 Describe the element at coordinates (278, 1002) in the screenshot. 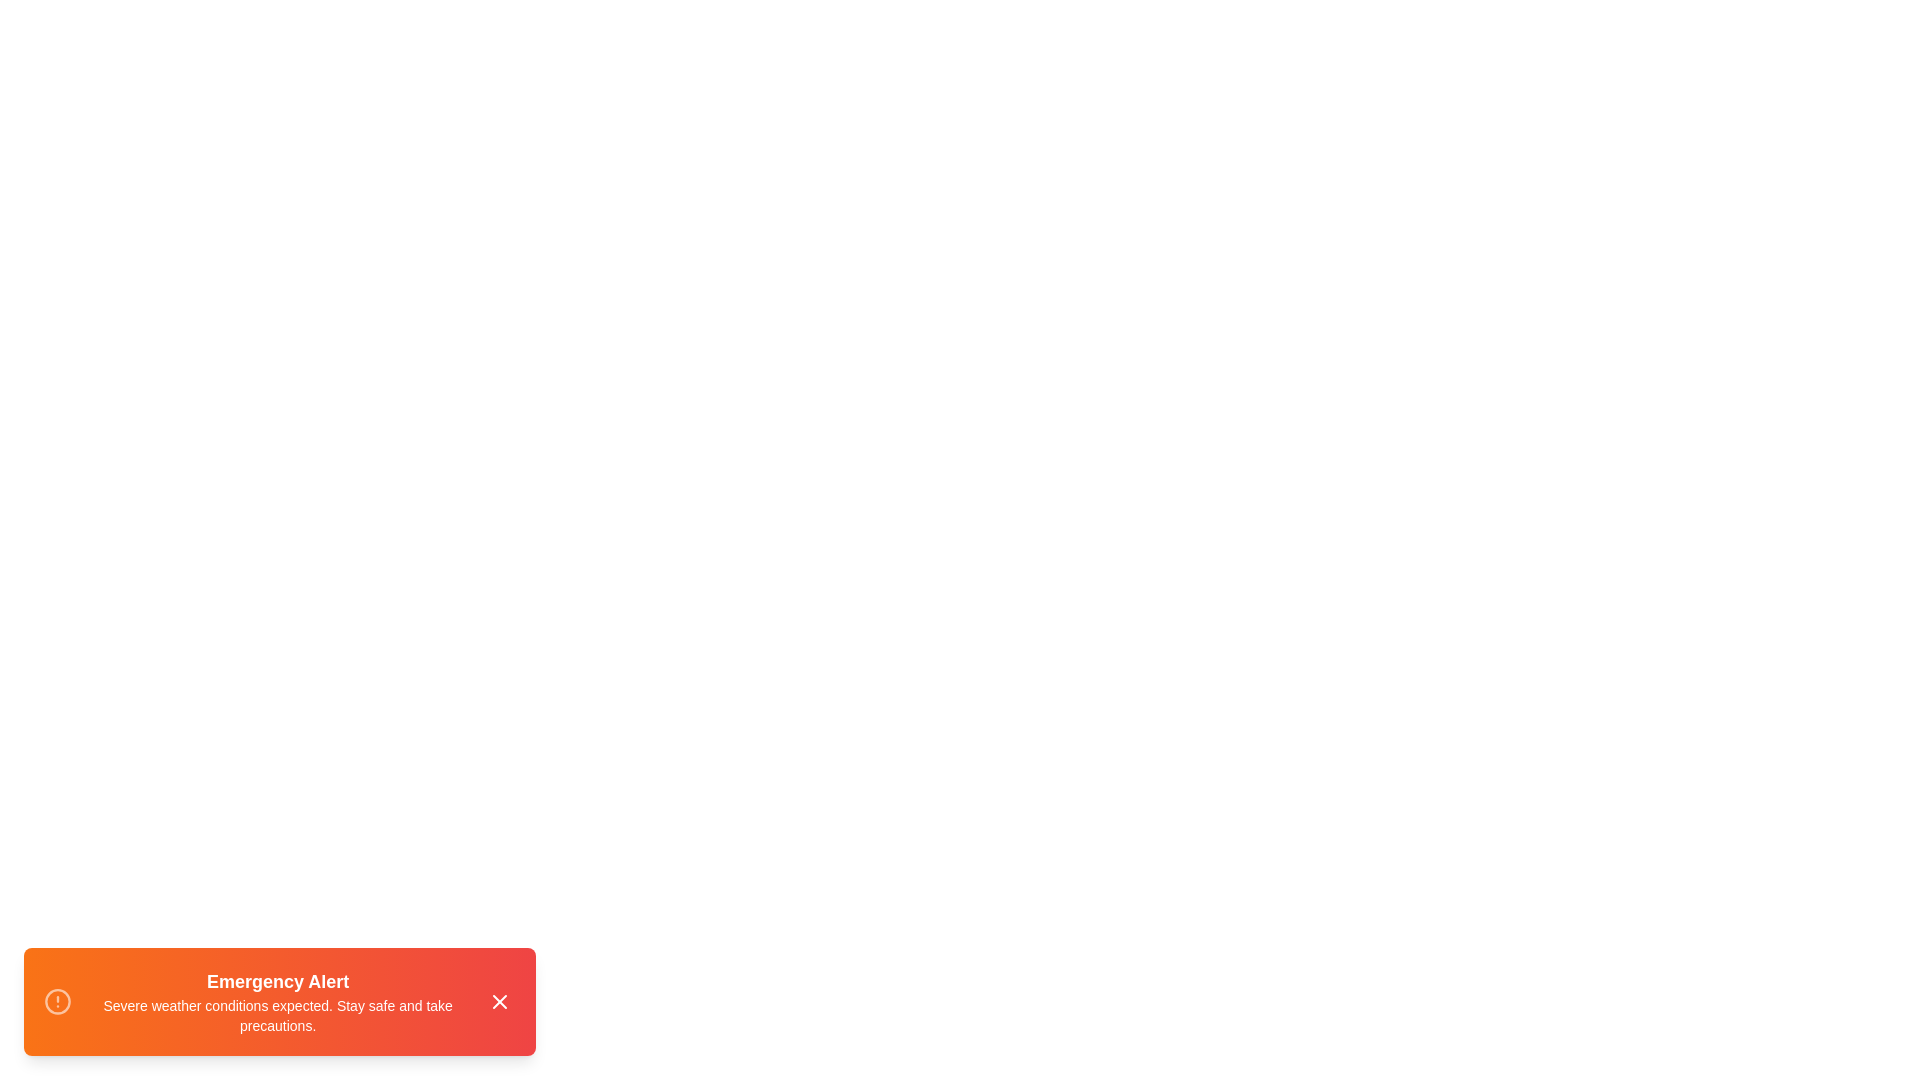

I see `the emergency alert message to read it` at that location.